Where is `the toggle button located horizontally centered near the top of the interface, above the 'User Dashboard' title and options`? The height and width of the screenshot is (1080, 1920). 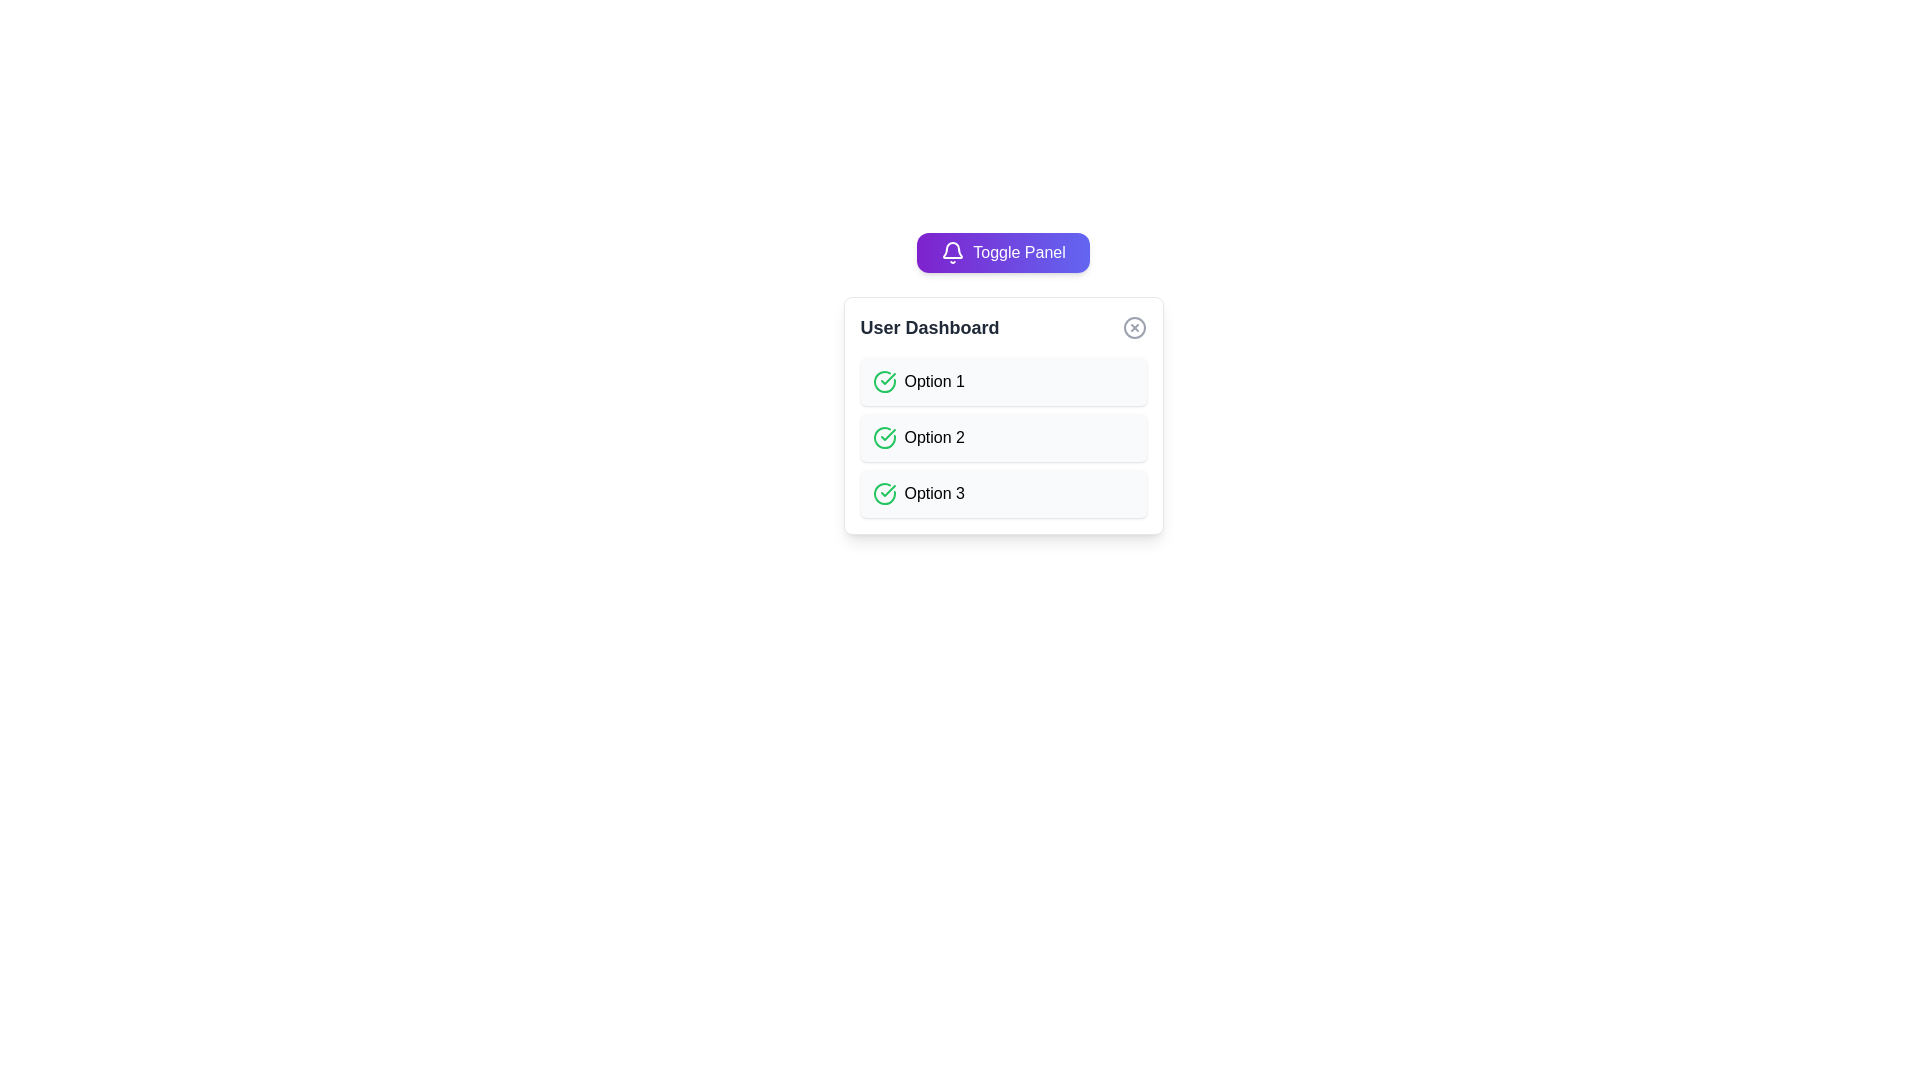
the toggle button located horizontally centered near the top of the interface, above the 'User Dashboard' title and options is located at coordinates (1003, 252).